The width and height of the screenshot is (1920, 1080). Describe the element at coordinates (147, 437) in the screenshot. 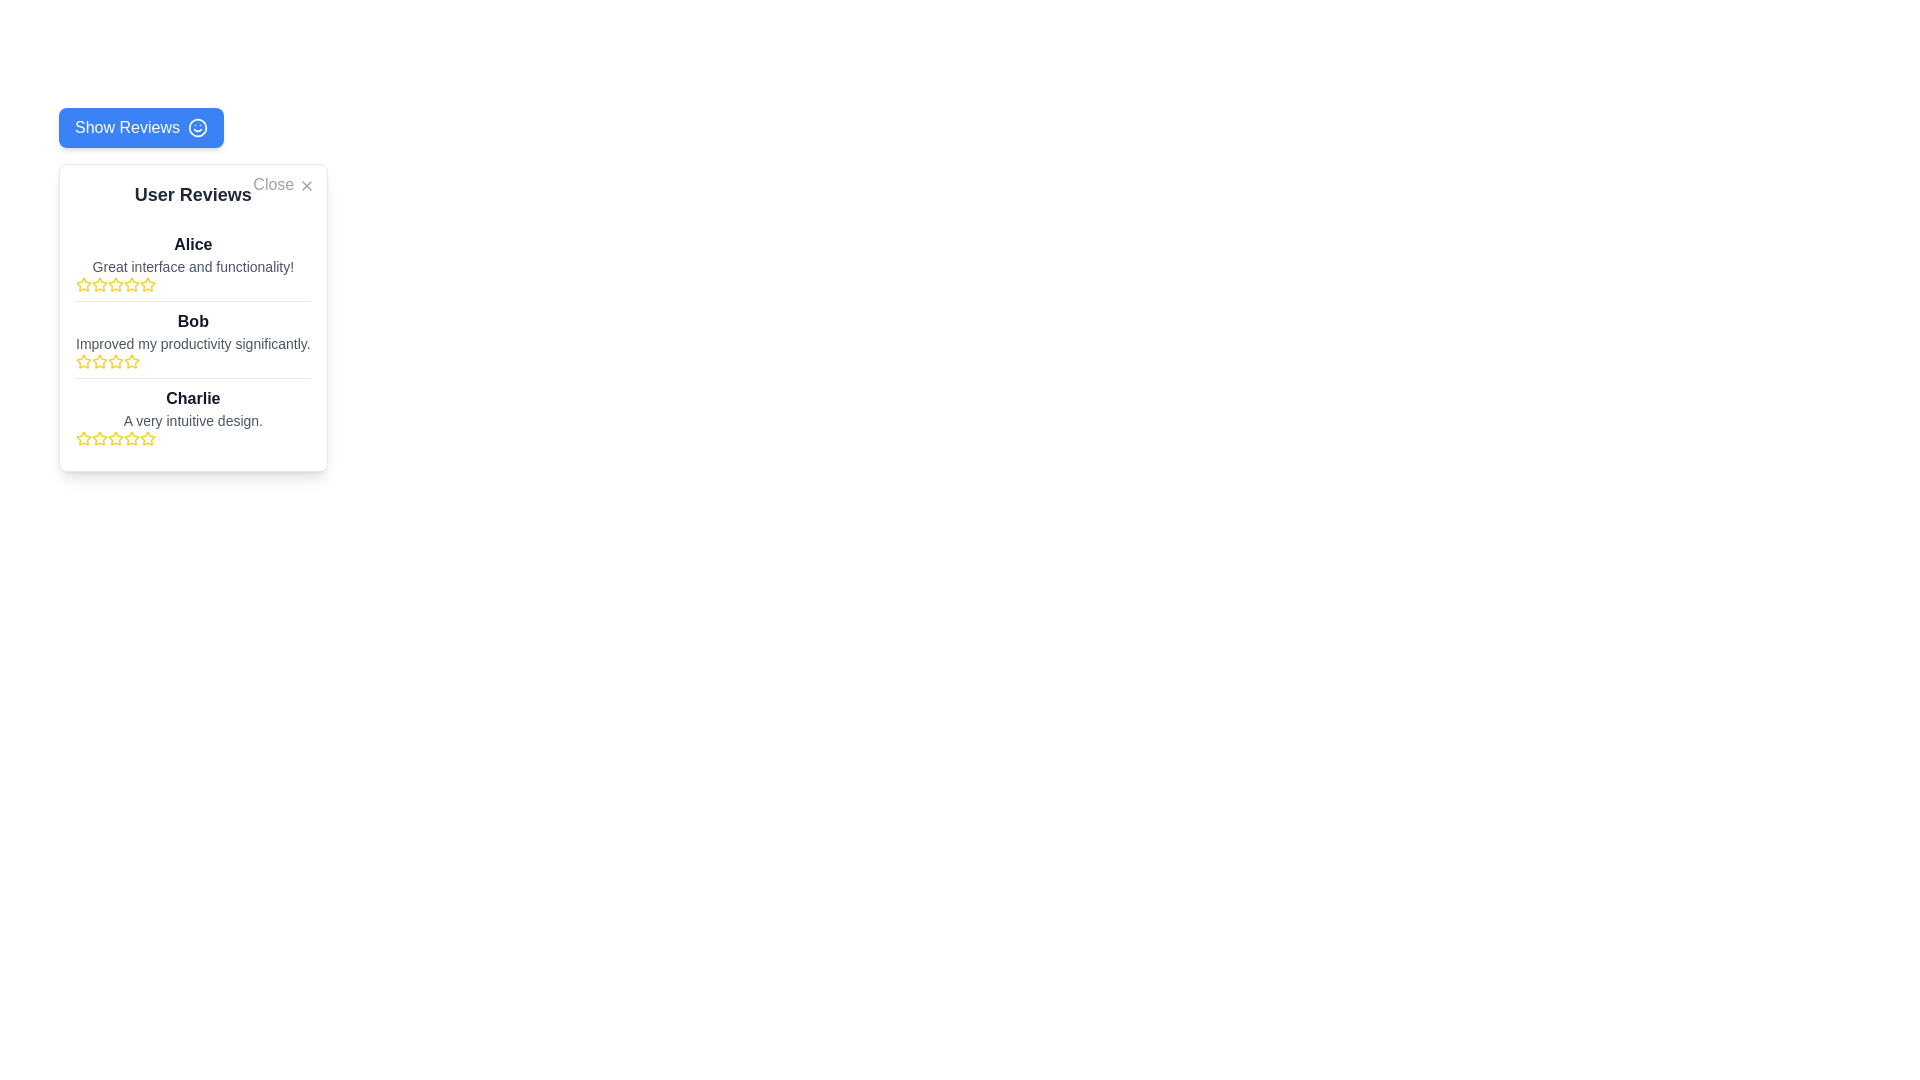

I see `the fifth star in the row of rating indicators under the review by 'Charlie'` at that location.